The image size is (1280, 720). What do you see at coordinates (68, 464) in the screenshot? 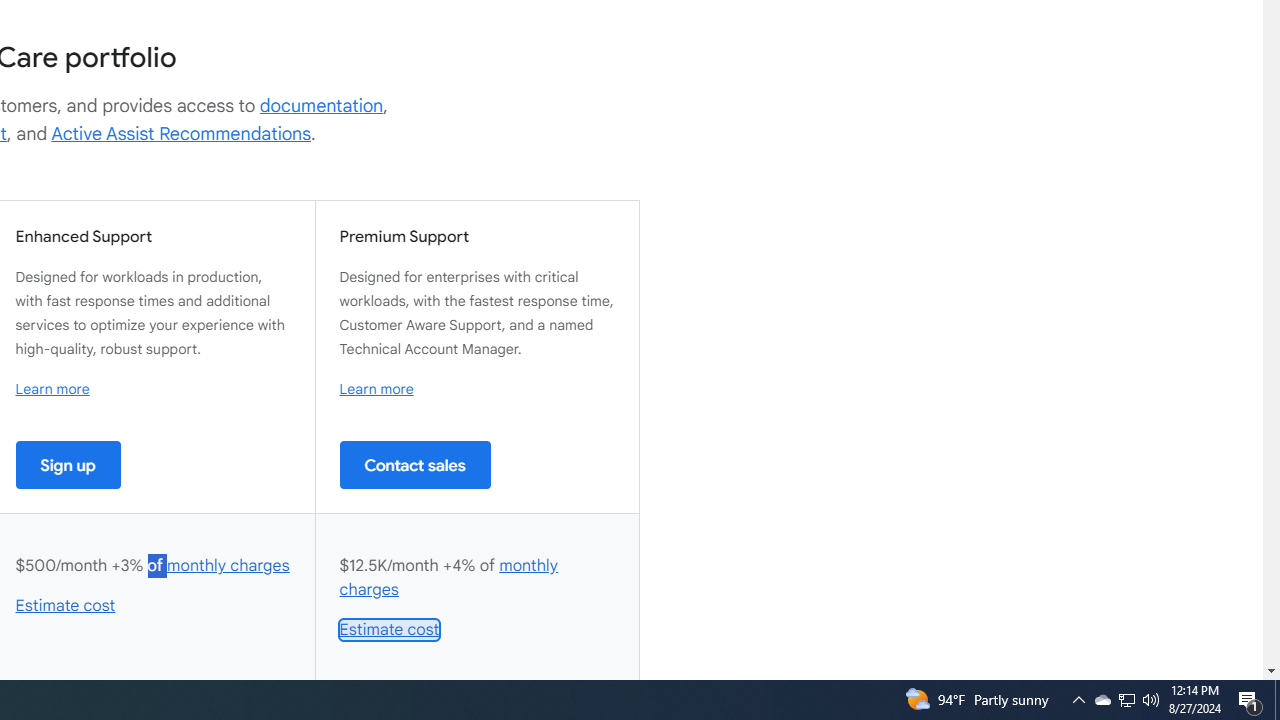
I see `'Sign up'` at bounding box center [68, 464].